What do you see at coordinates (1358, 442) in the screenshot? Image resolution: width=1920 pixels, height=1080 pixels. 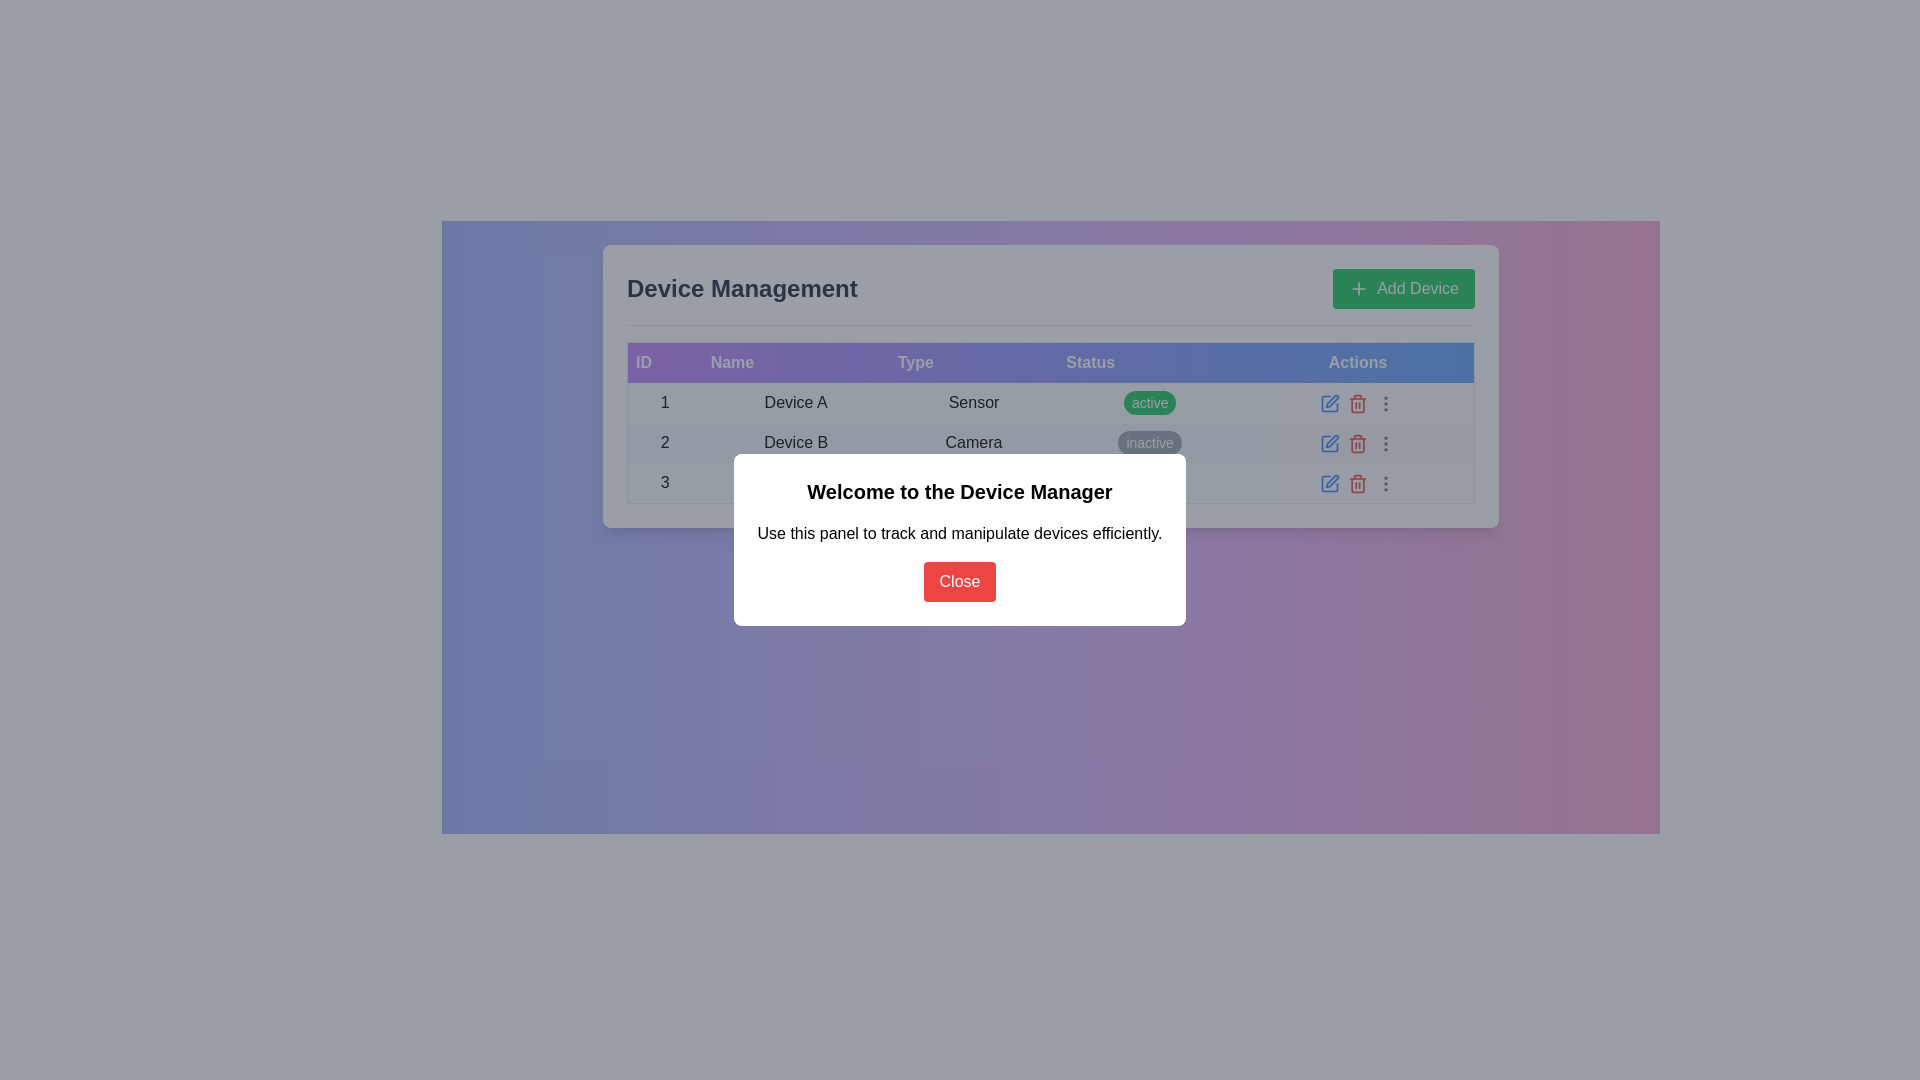 I see `the delete button located in the 'Actions' column of the second row in the device table` at bounding box center [1358, 442].